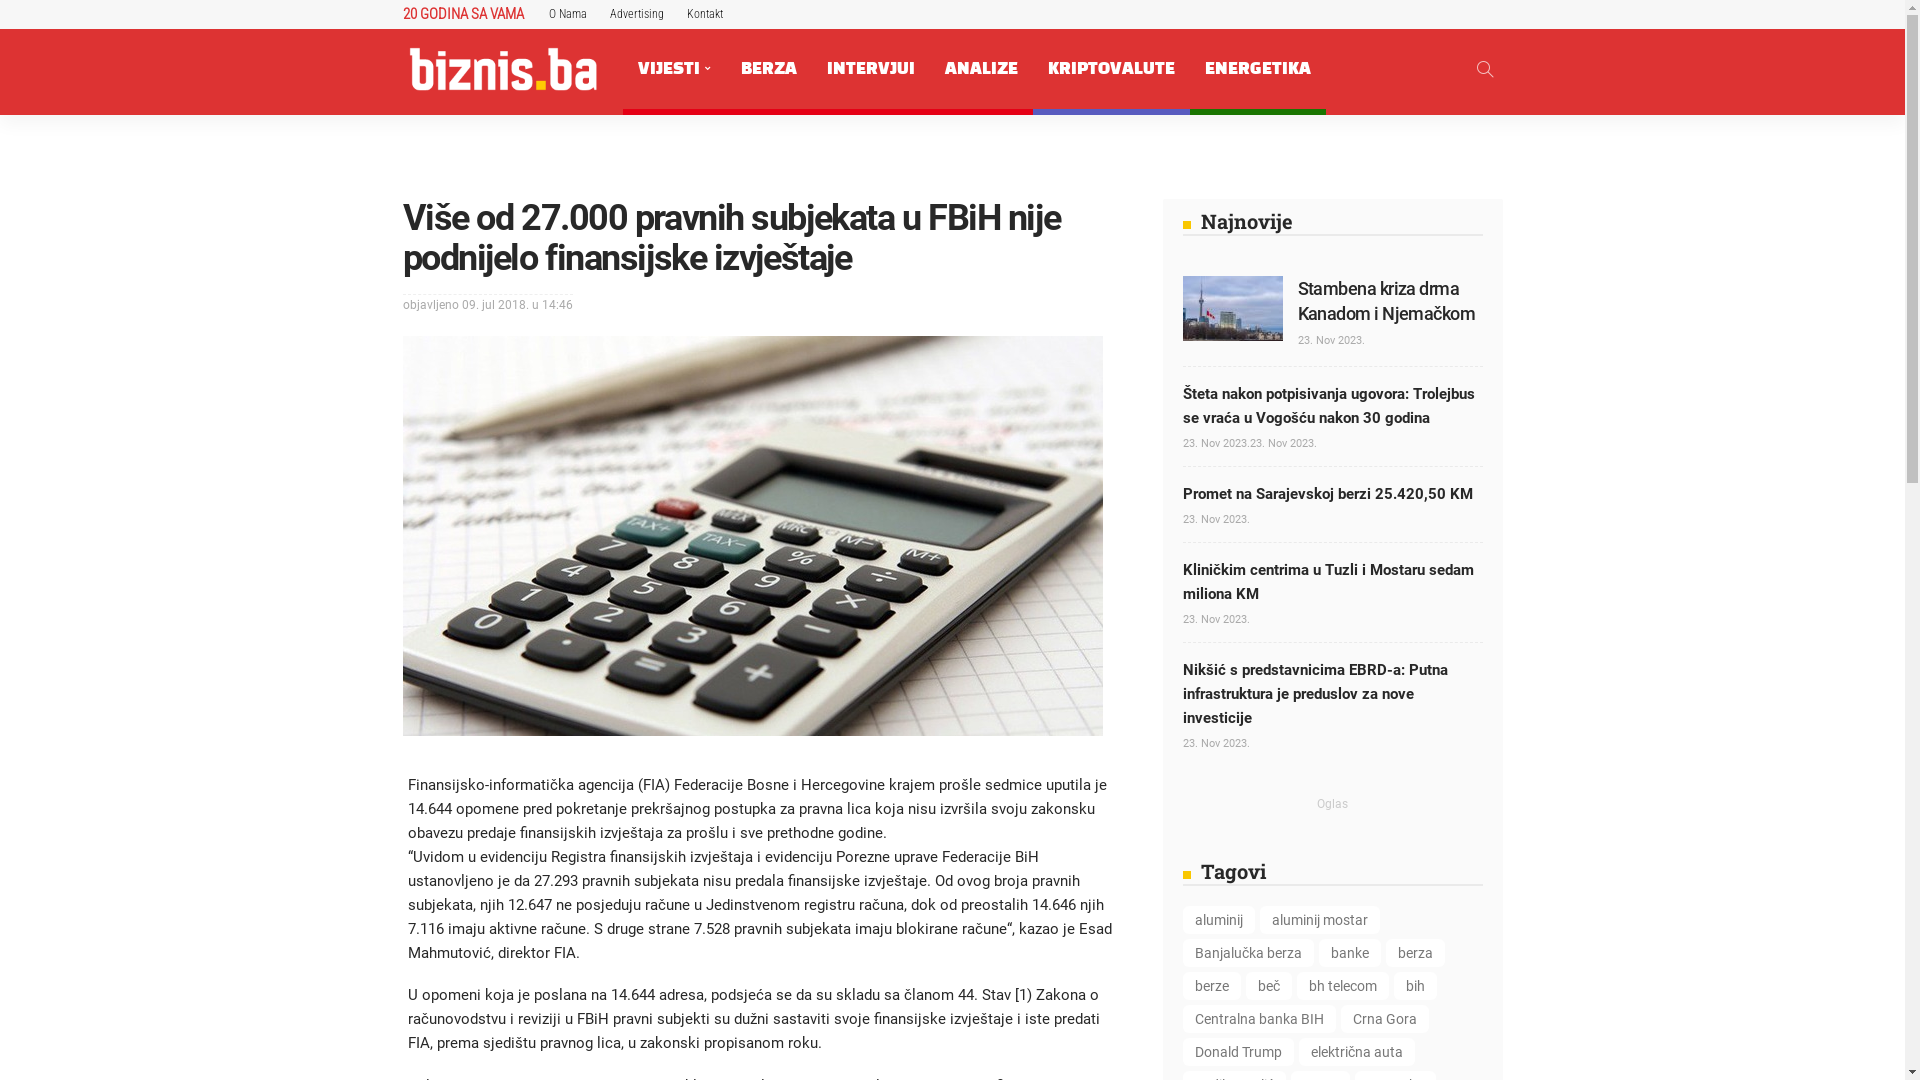  I want to click on 'aluminij', so click(1217, 920).